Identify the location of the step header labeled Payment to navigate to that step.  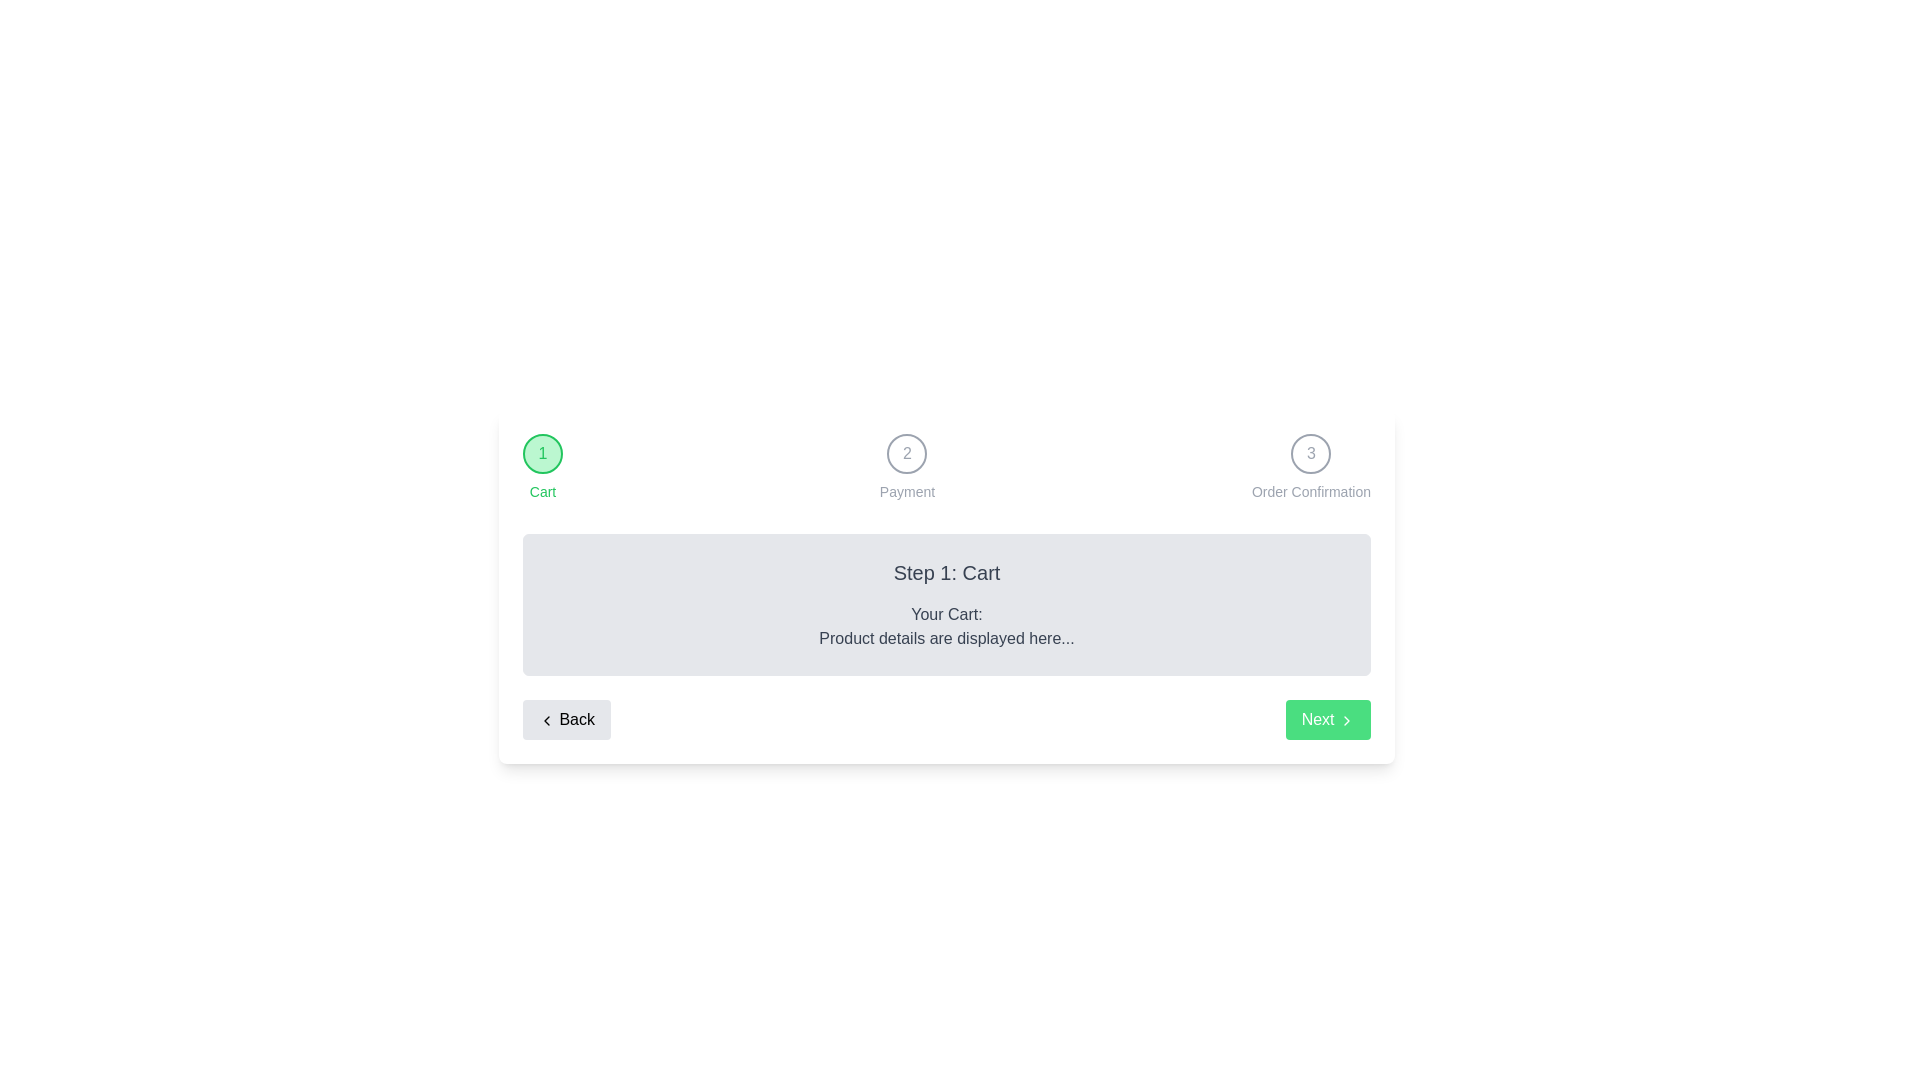
(906, 454).